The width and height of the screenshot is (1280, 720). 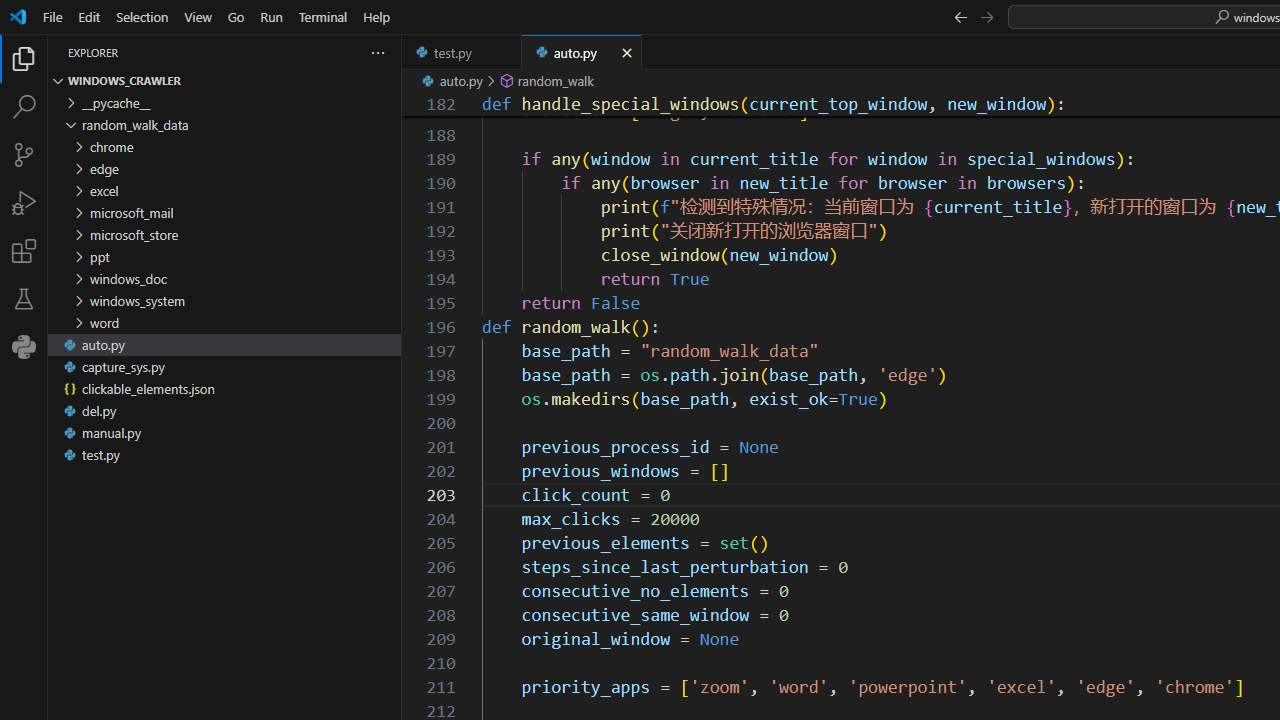 What do you see at coordinates (323, 16) in the screenshot?
I see `'Terminal'` at bounding box center [323, 16].